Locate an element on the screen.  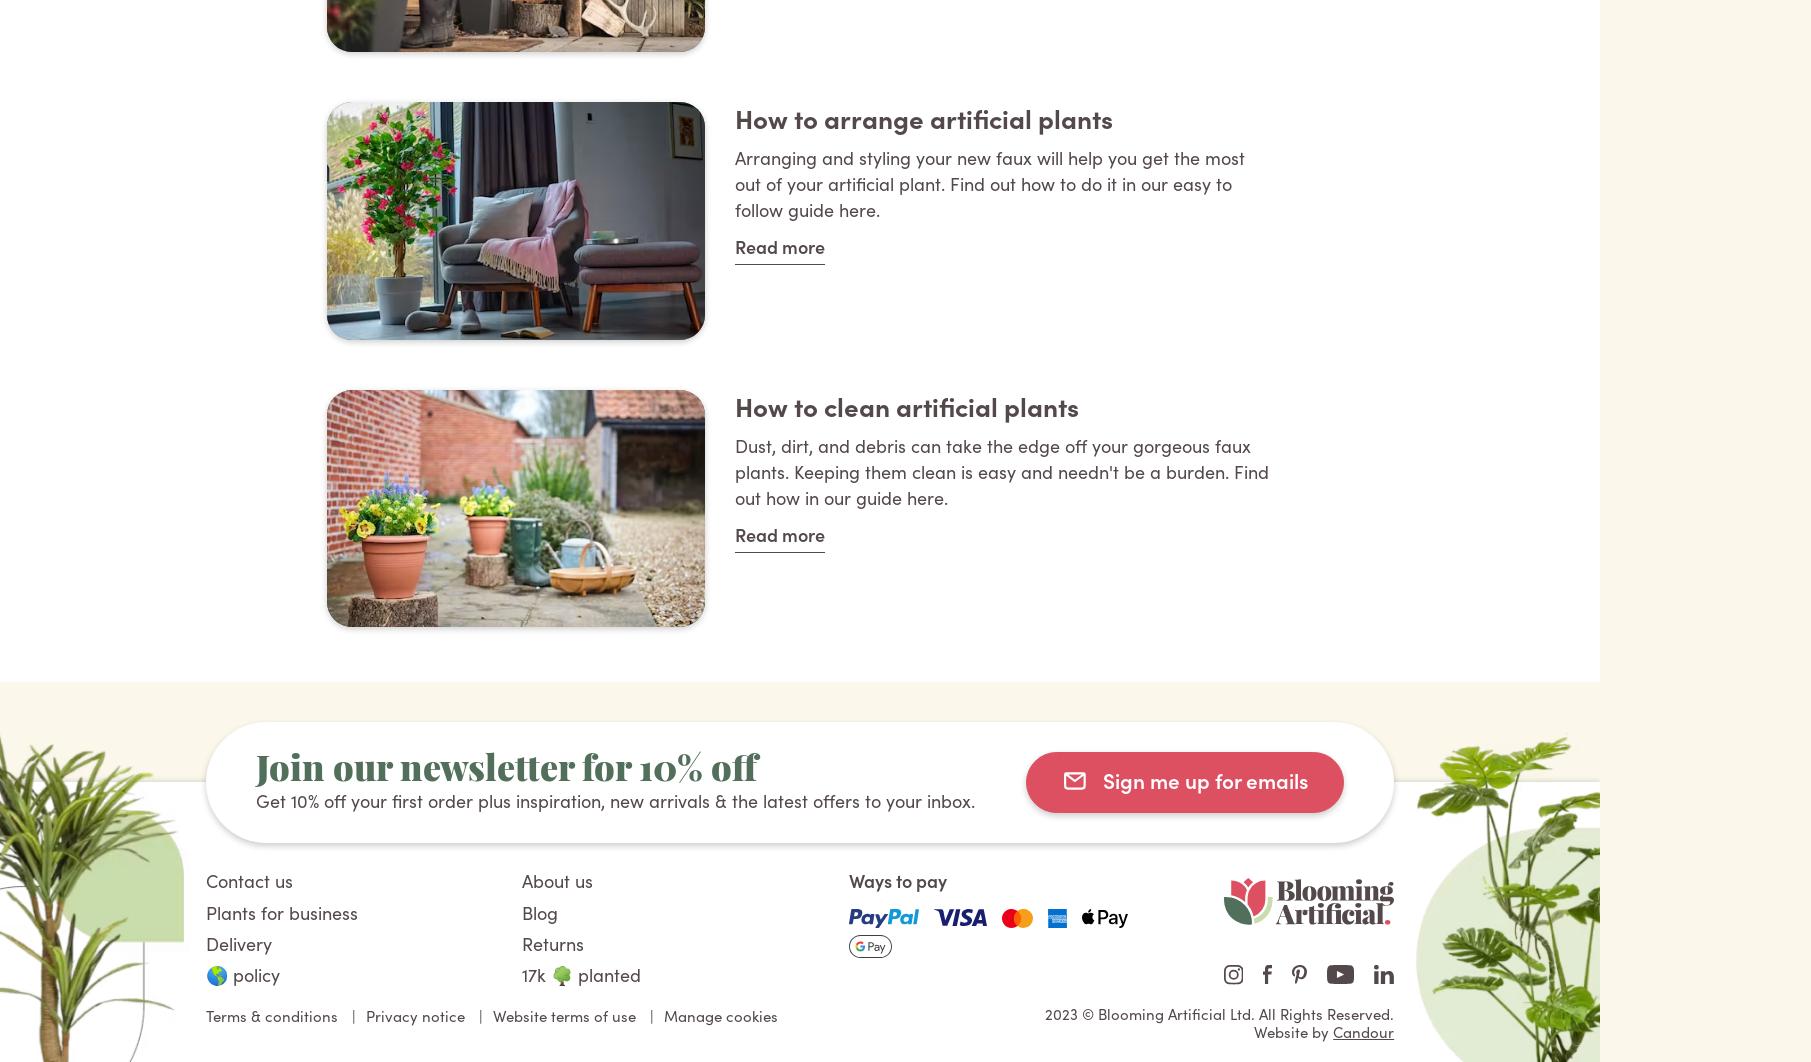
'Privacy notice' is located at coordinates (414, 1013).